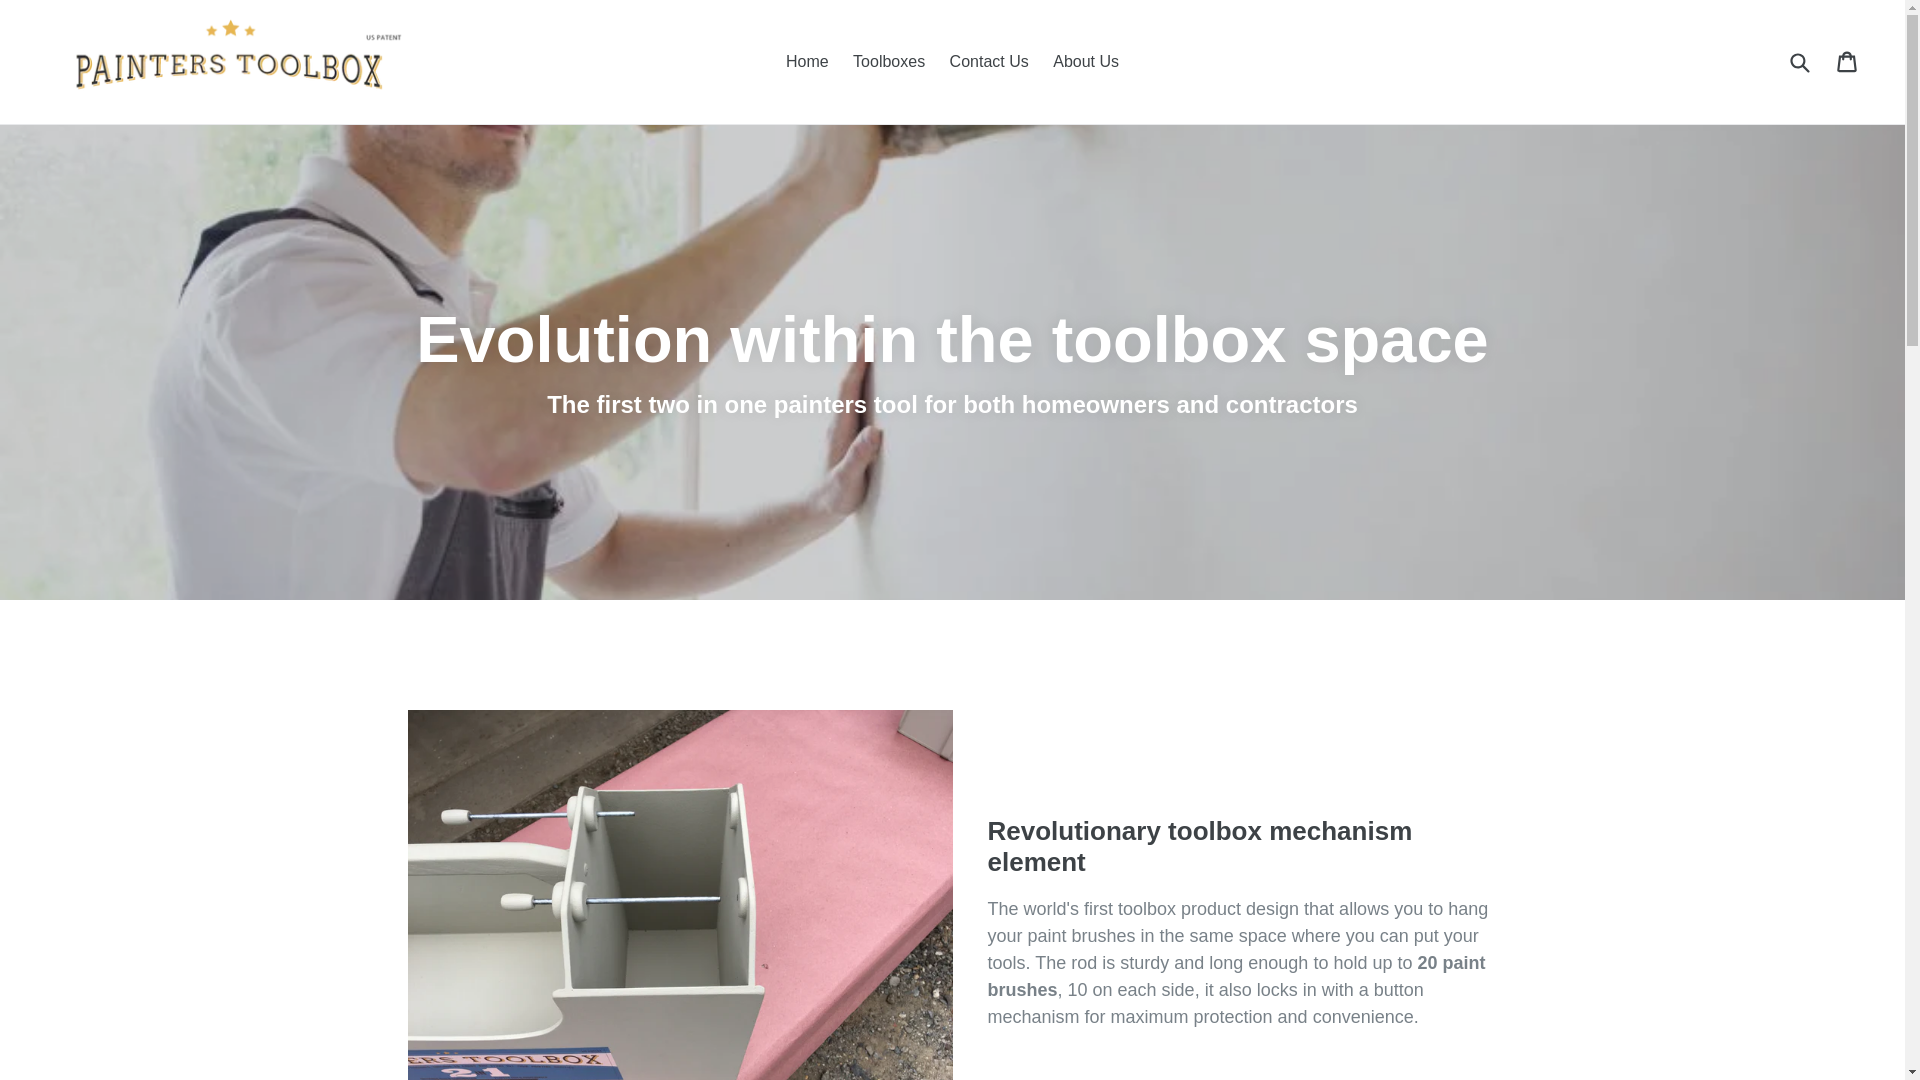 The width and height of the screenshot is (1920, 1080). I want to click on 'Home', so click(807, 60).